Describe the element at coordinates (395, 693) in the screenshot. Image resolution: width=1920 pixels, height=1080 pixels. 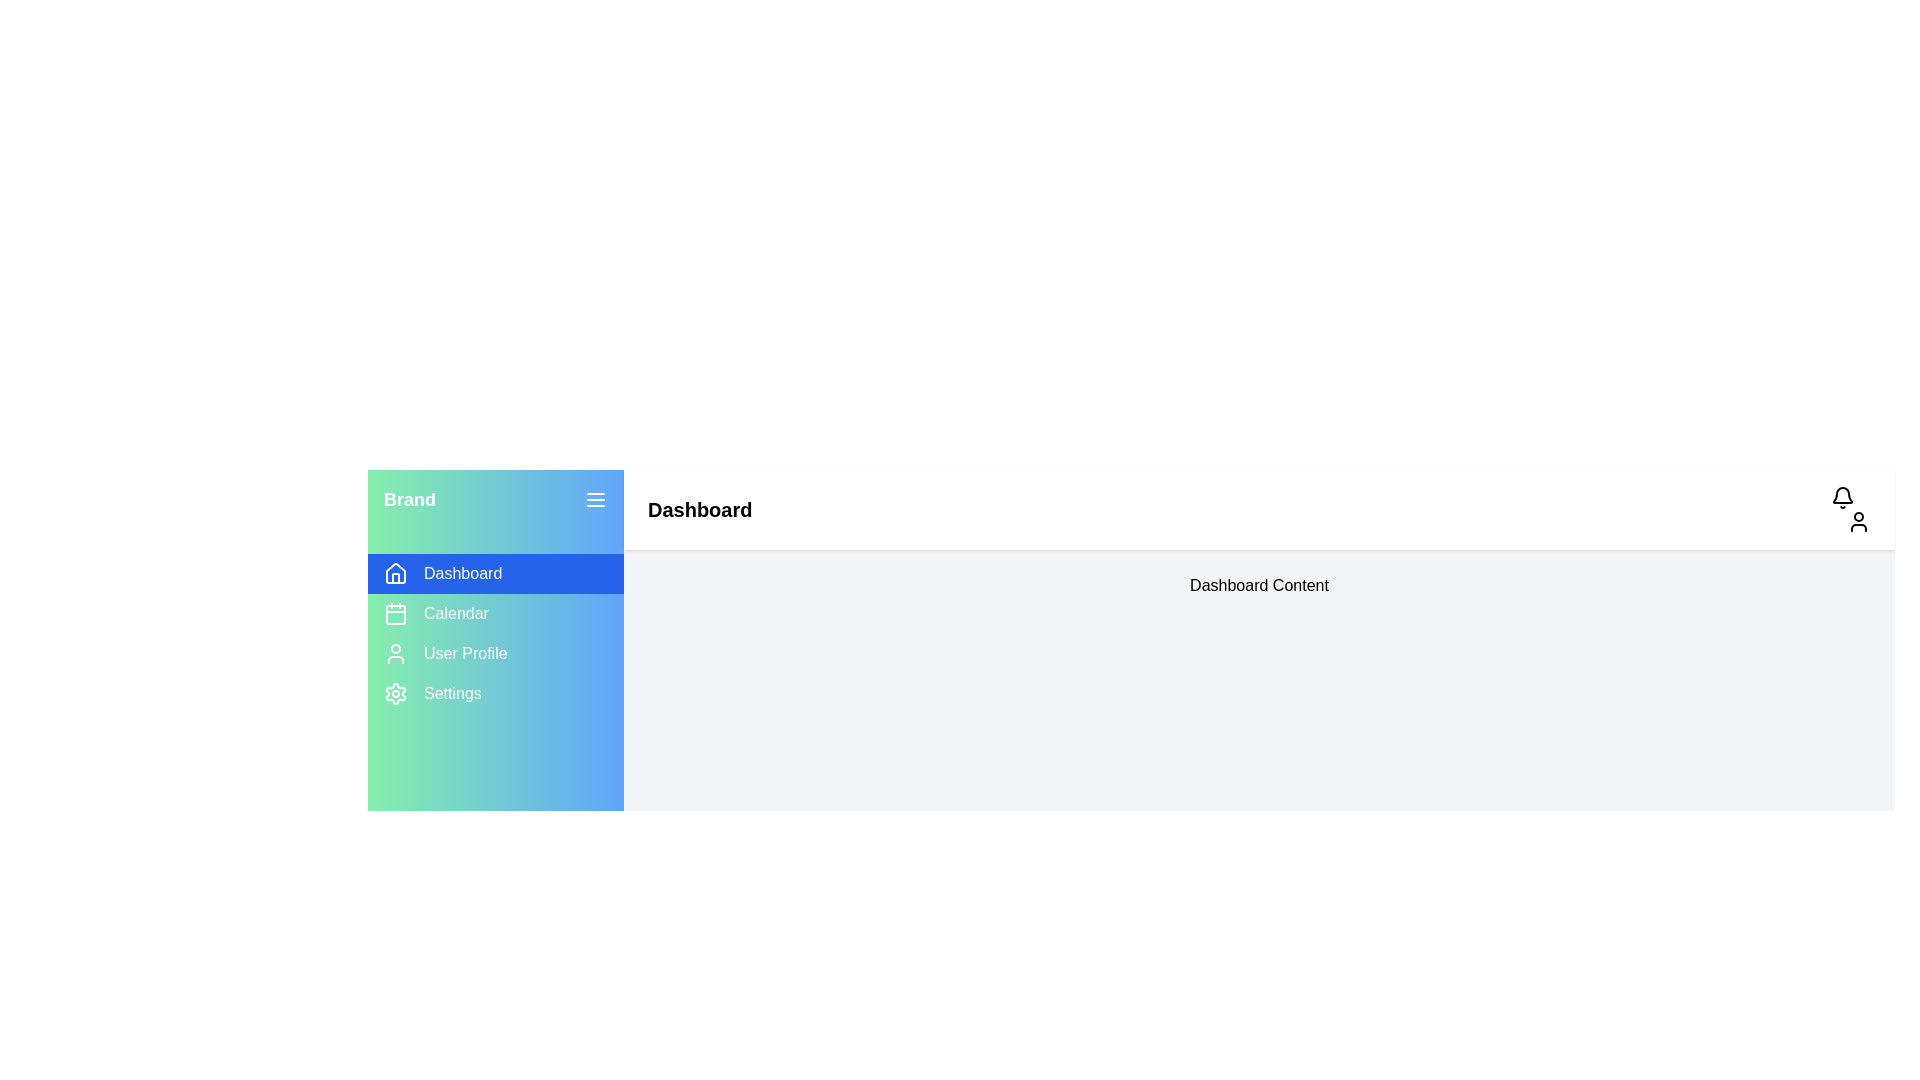
I see `the settings icon located in the left sidebar under the 'User Profile' menu option, which serves as a visual aid for navigating to configuration settings` at that location.